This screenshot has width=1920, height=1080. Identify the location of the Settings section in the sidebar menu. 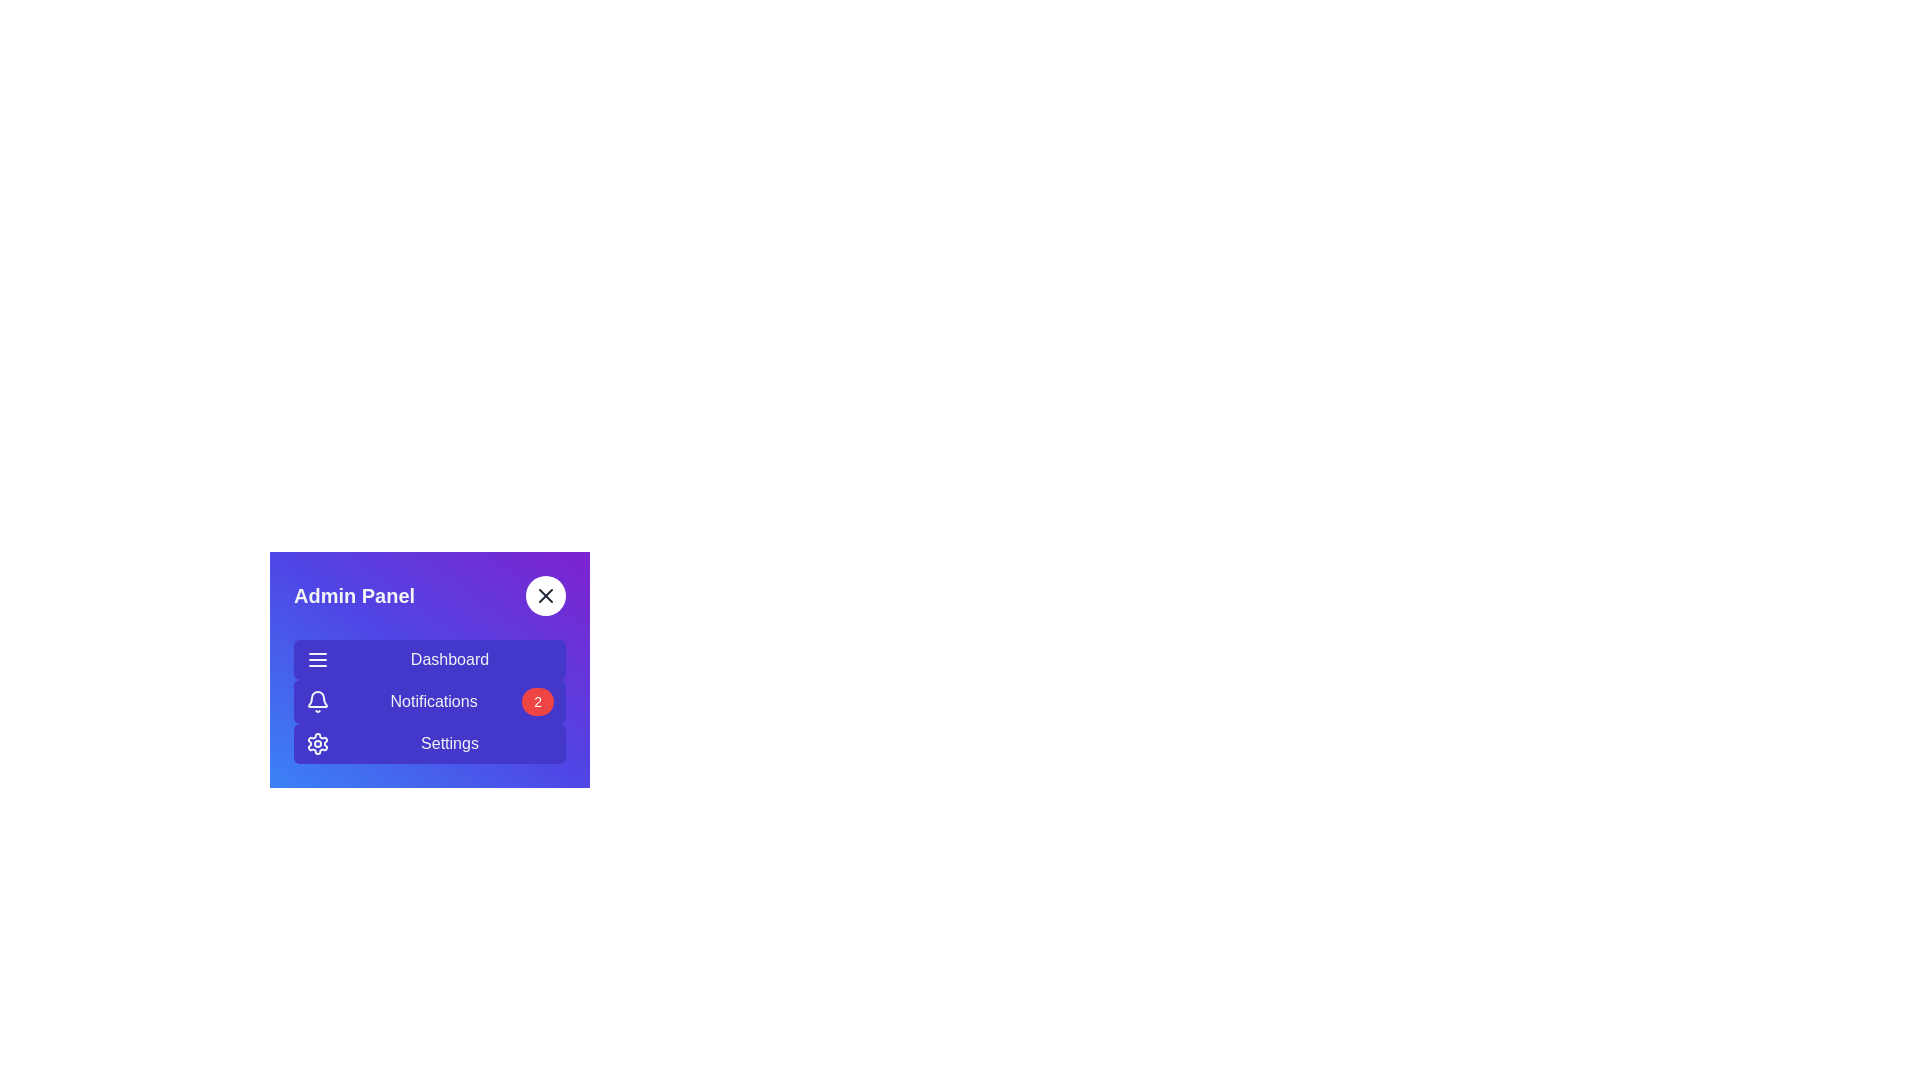
(429, 744).